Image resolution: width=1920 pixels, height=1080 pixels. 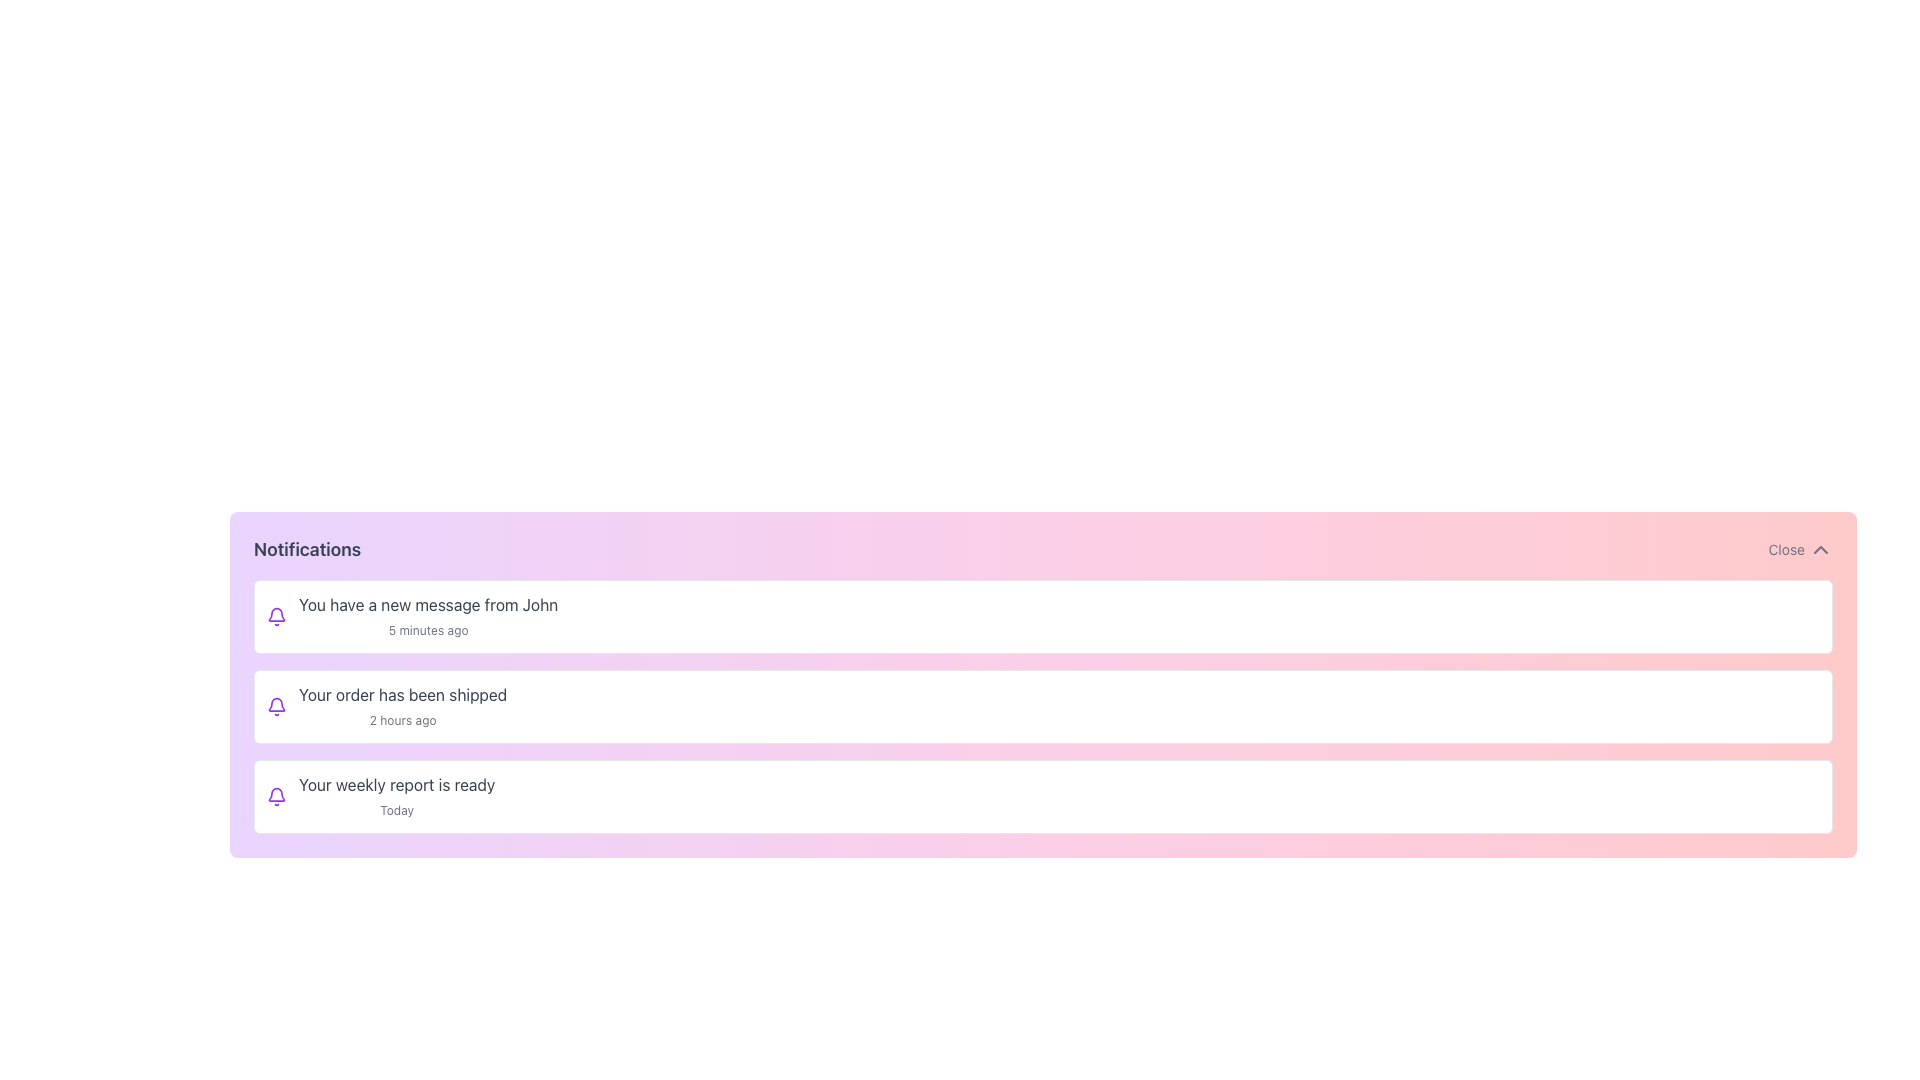 I want to click on the text label that says 'Your order has been shipped' located in the notifications section, so click(x=402, y=693).